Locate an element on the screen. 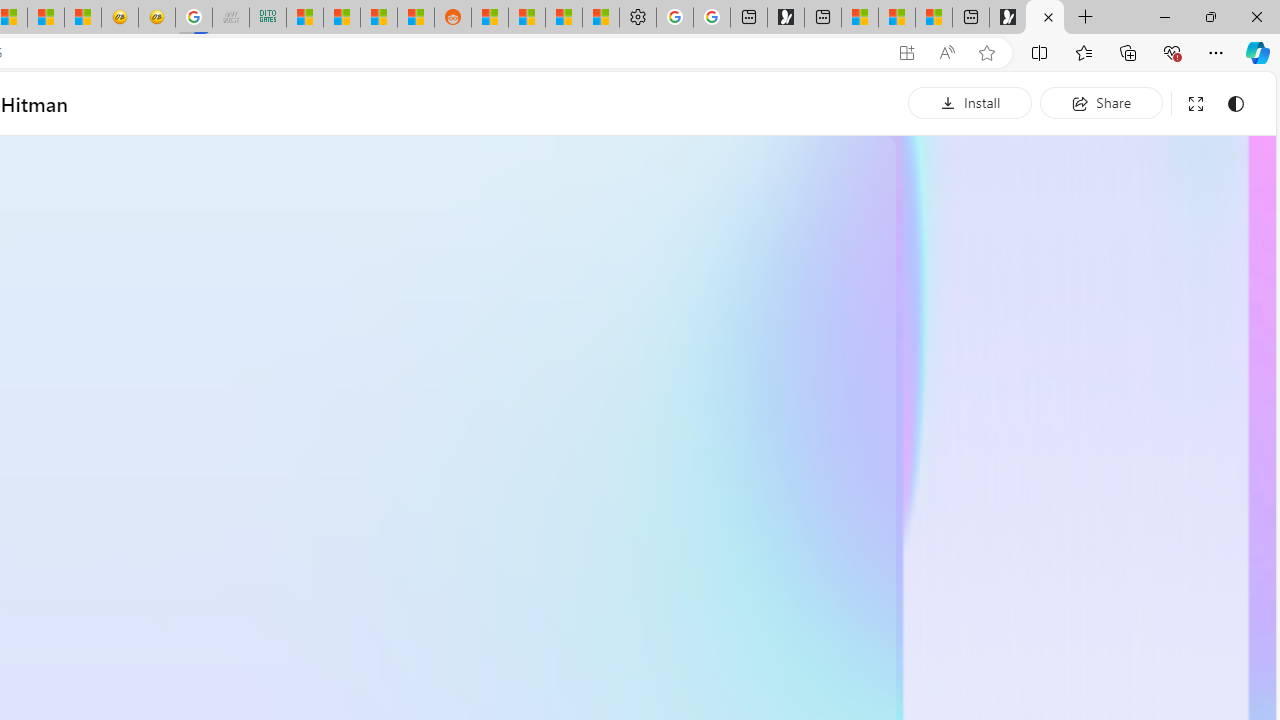  'These 3 Stocks Pay You More Than 5% to Own Them' is located at coordinates (933, 17).